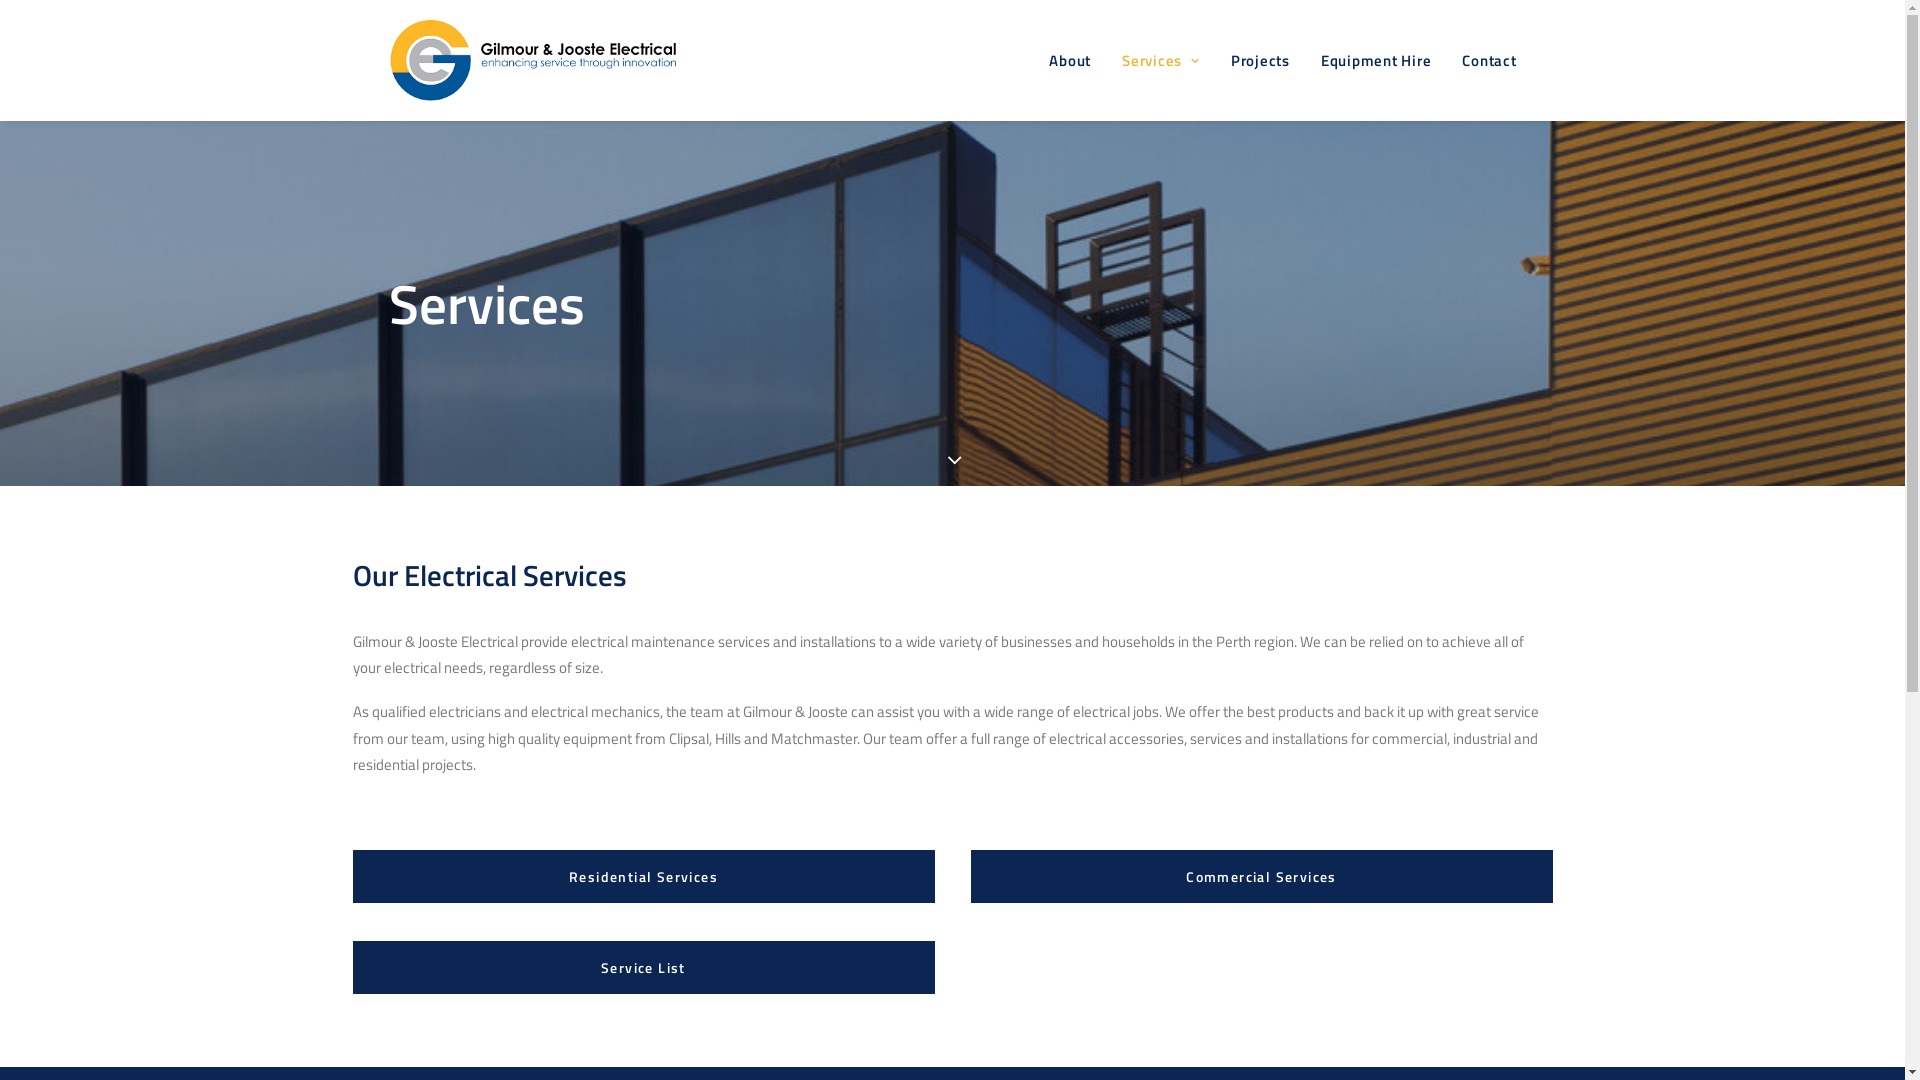 The image size is (1920, 1080). Describe the element at coordinates (1482, 59) in the screenshot. I see `'Contact'` at that location.